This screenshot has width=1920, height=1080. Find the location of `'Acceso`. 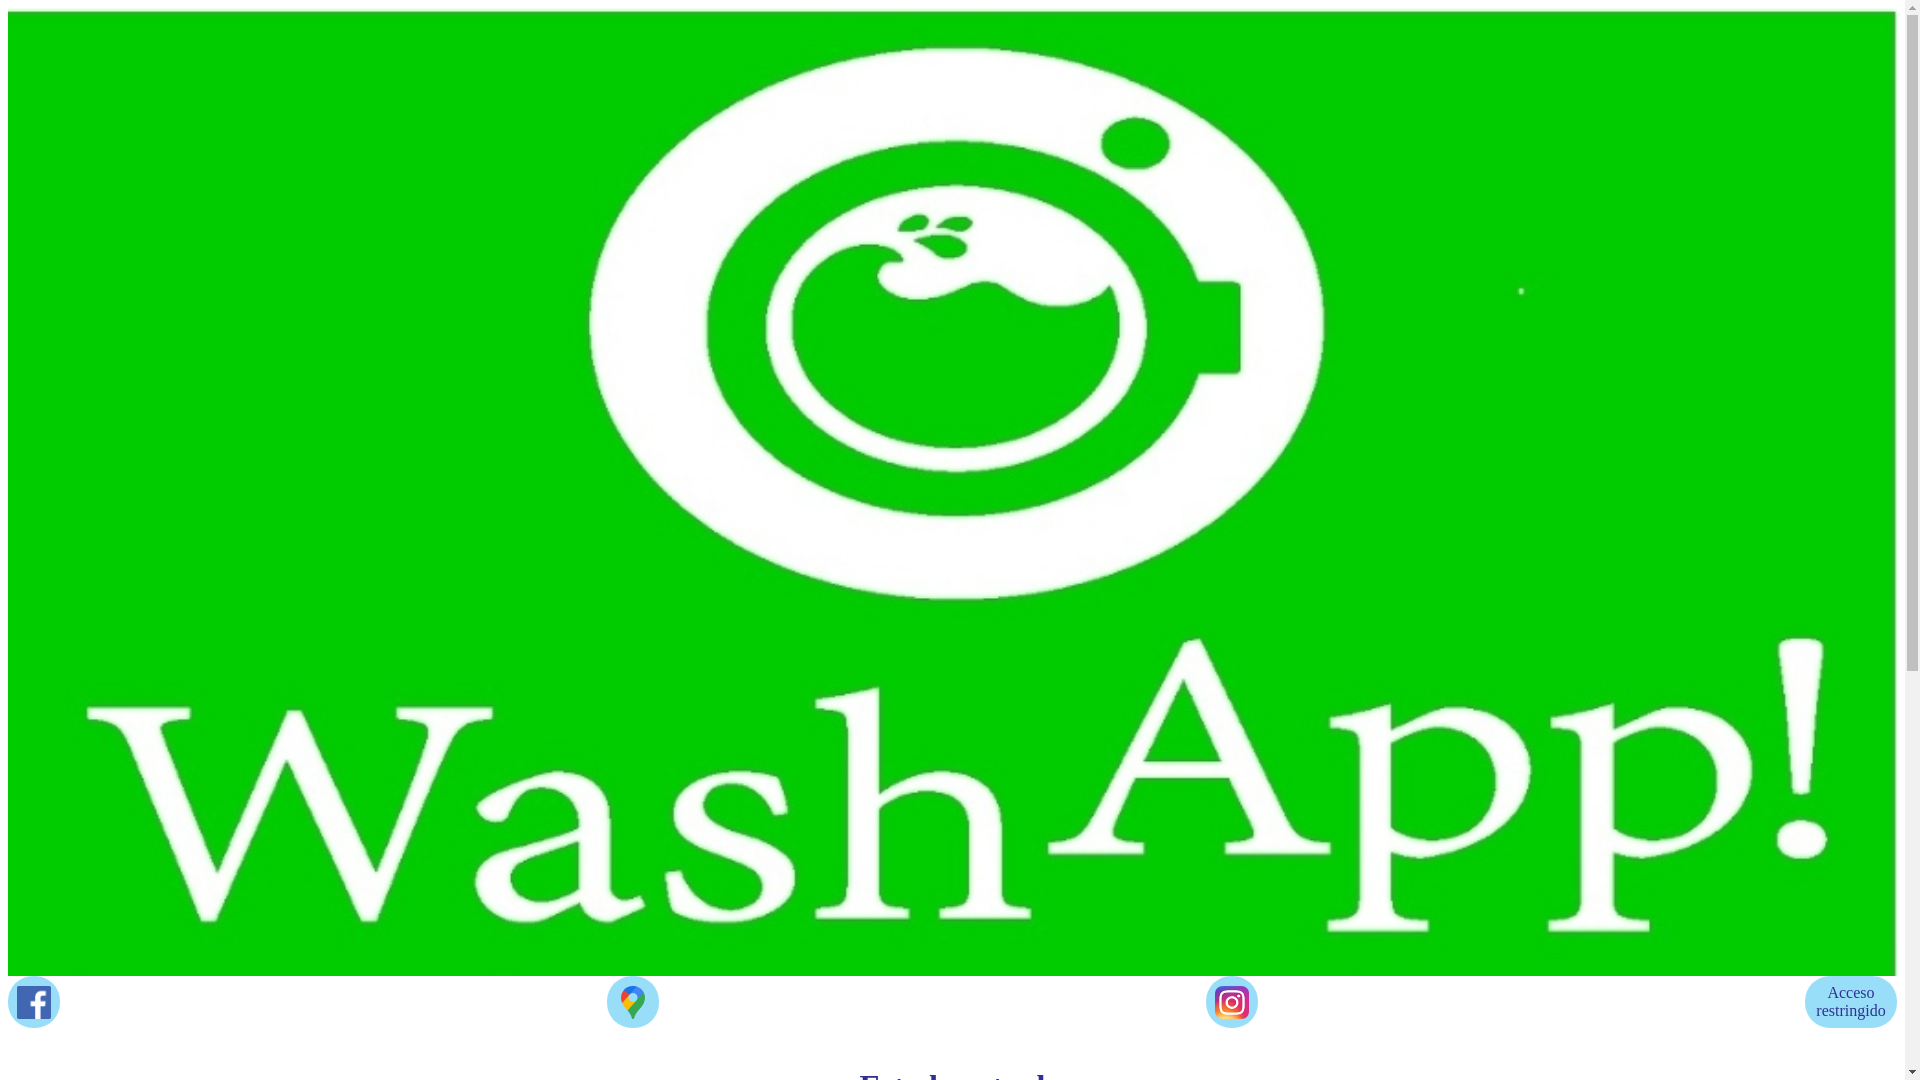

'Acceso is located at coordinates (1850, 1002).